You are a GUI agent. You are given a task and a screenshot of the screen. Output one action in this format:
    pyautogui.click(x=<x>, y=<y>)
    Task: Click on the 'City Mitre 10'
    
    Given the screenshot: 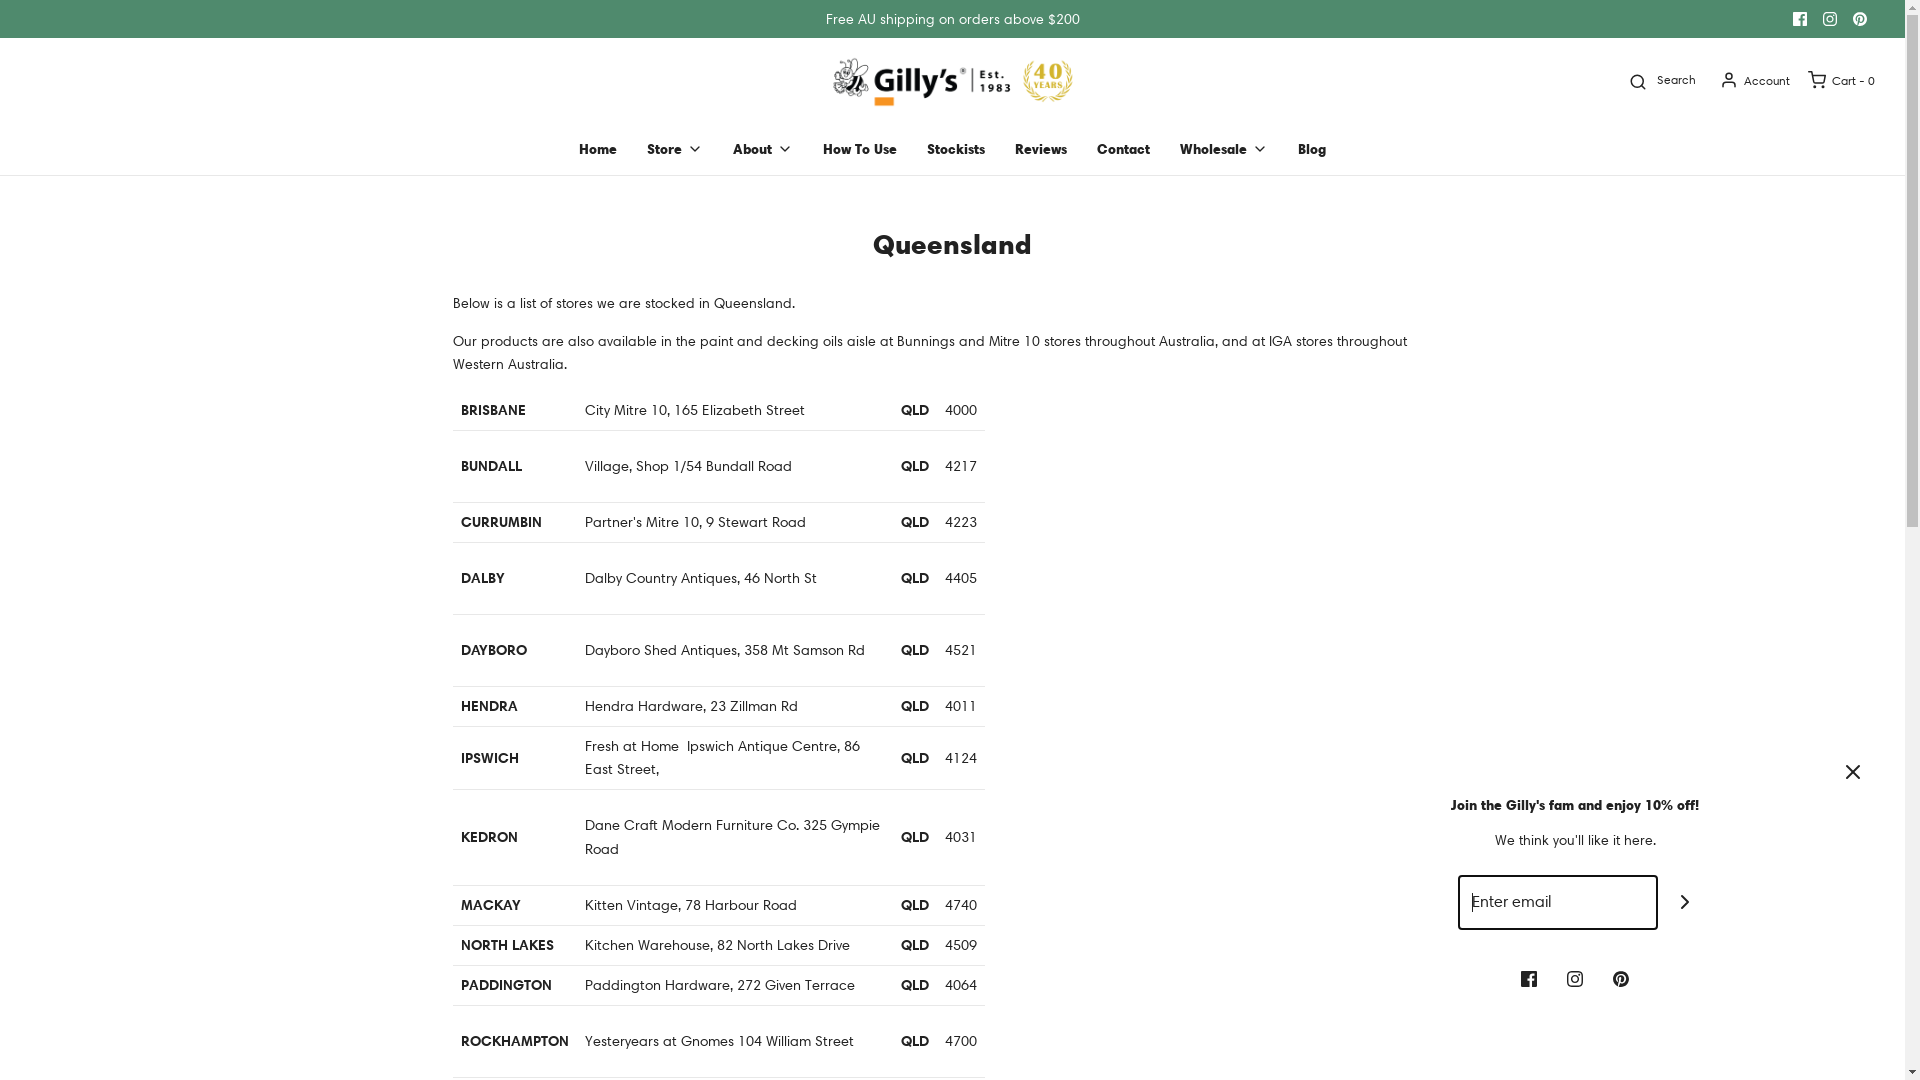 What is the action you would take?
    pyautogui.click(x=623, y=408)
    